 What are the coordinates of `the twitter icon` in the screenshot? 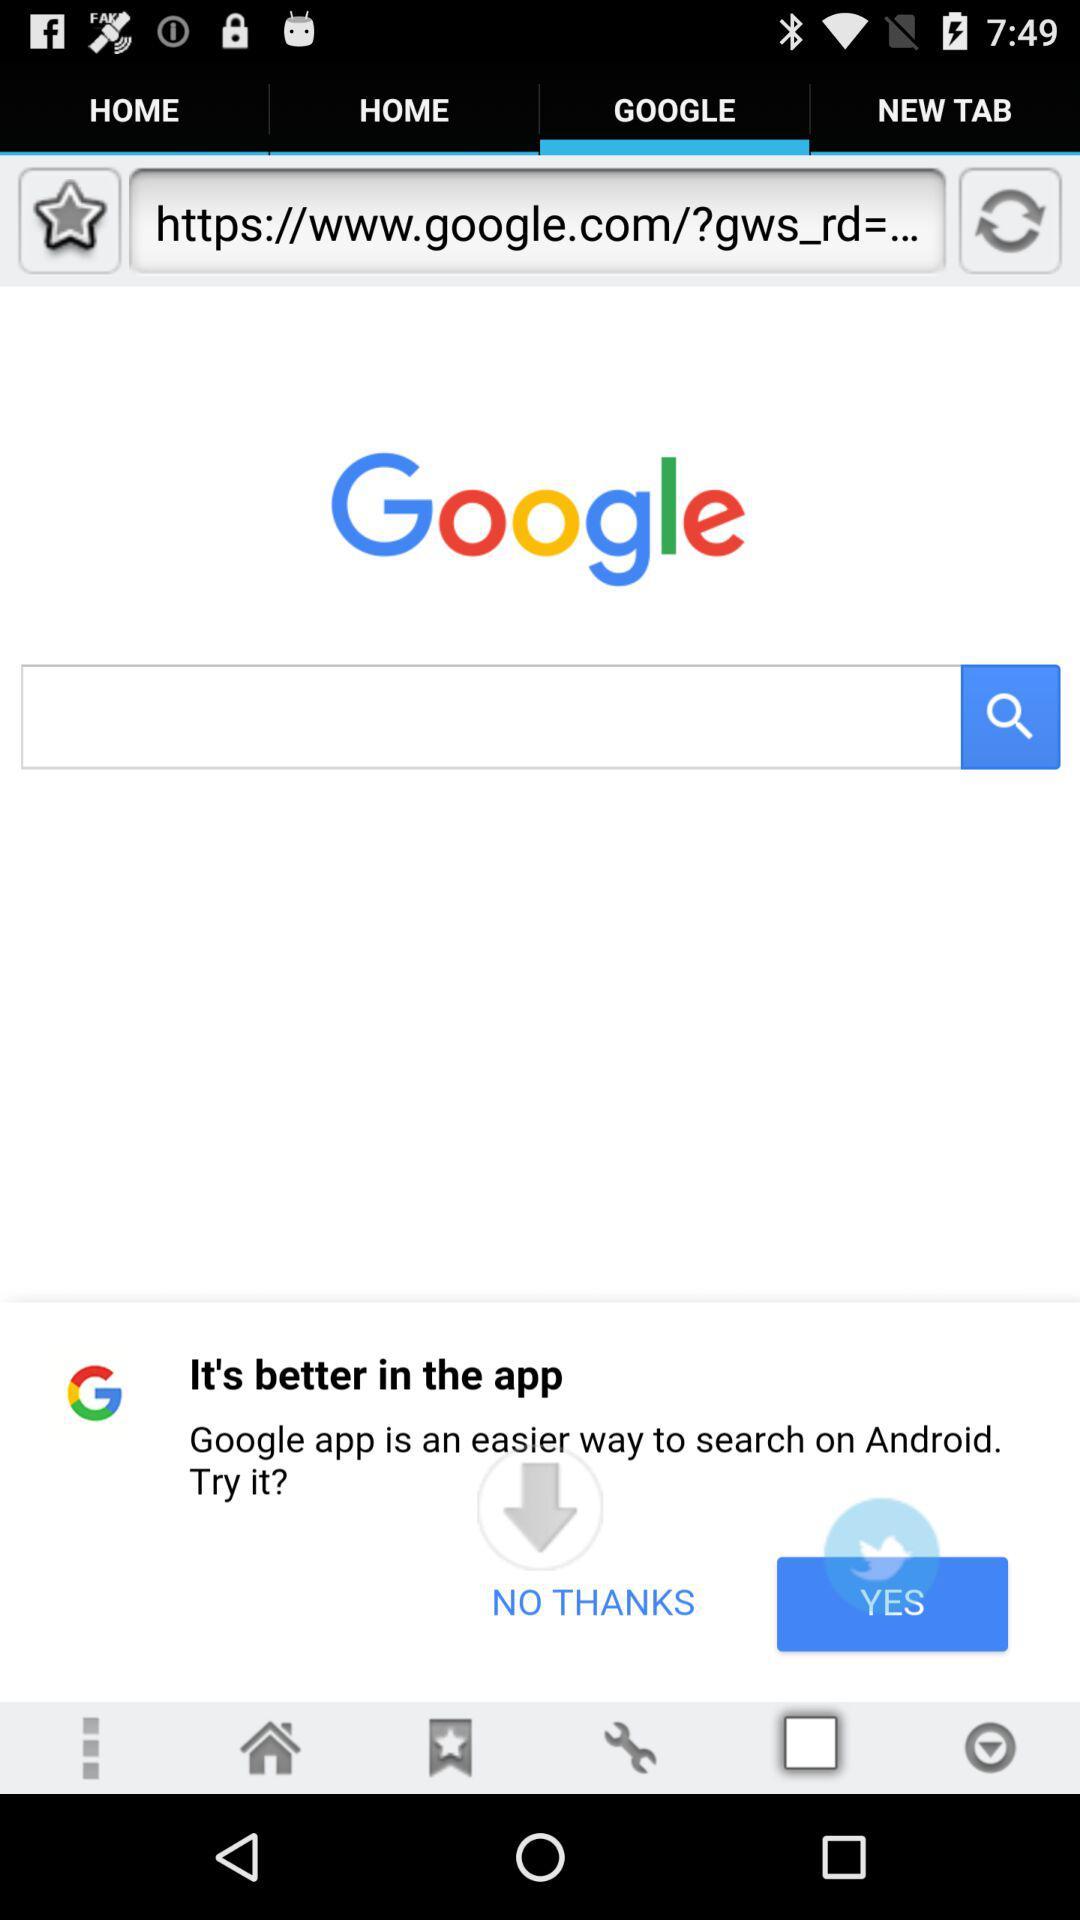 It's located at (880, 1665).